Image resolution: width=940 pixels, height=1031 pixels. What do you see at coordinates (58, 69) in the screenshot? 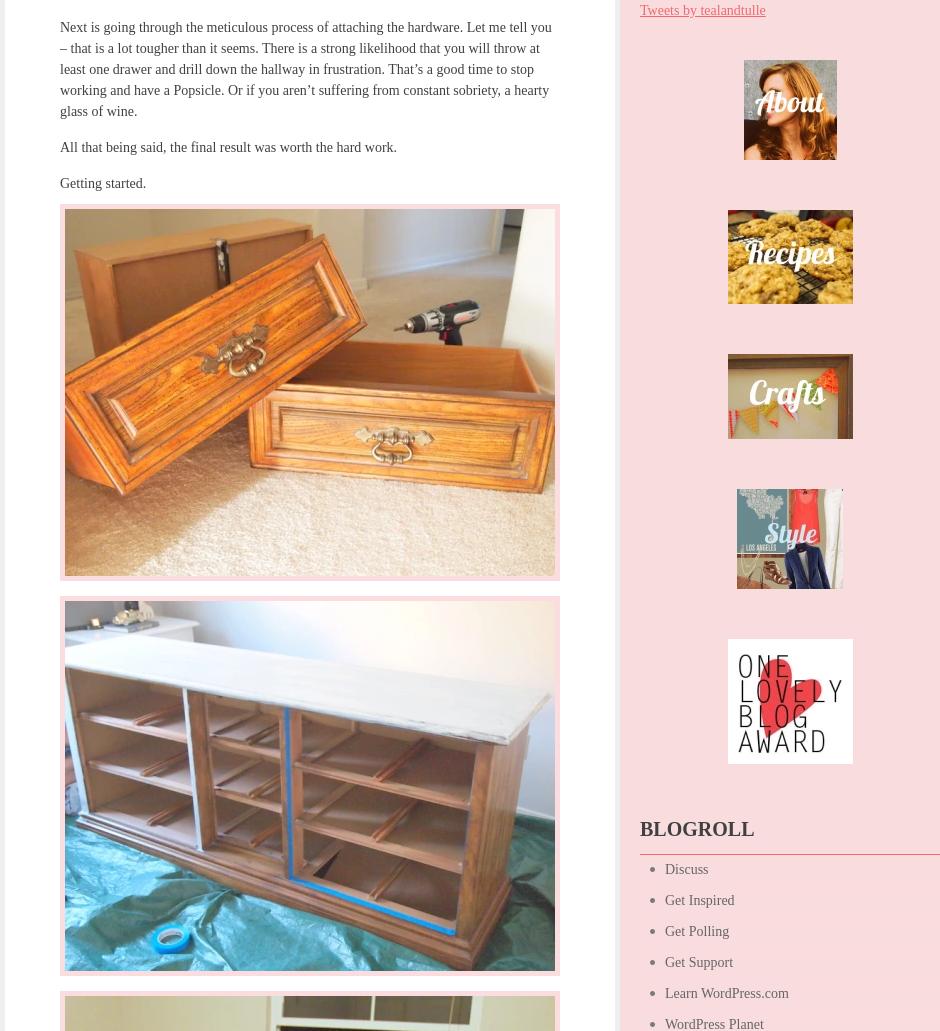
I see `'Next is going through the meticulous process of attaching the hardware. Let me tell you – that is a lot tougher than it seems. There is a strong likelihood that you will throw at least one drawer and drill down the hallway in frustration. That’s a good time to stop working and have a Popsicle. Or if you aren’t suffering from constant sobriety, a hearty glass of wine.'` at bounding box center [58, 69].